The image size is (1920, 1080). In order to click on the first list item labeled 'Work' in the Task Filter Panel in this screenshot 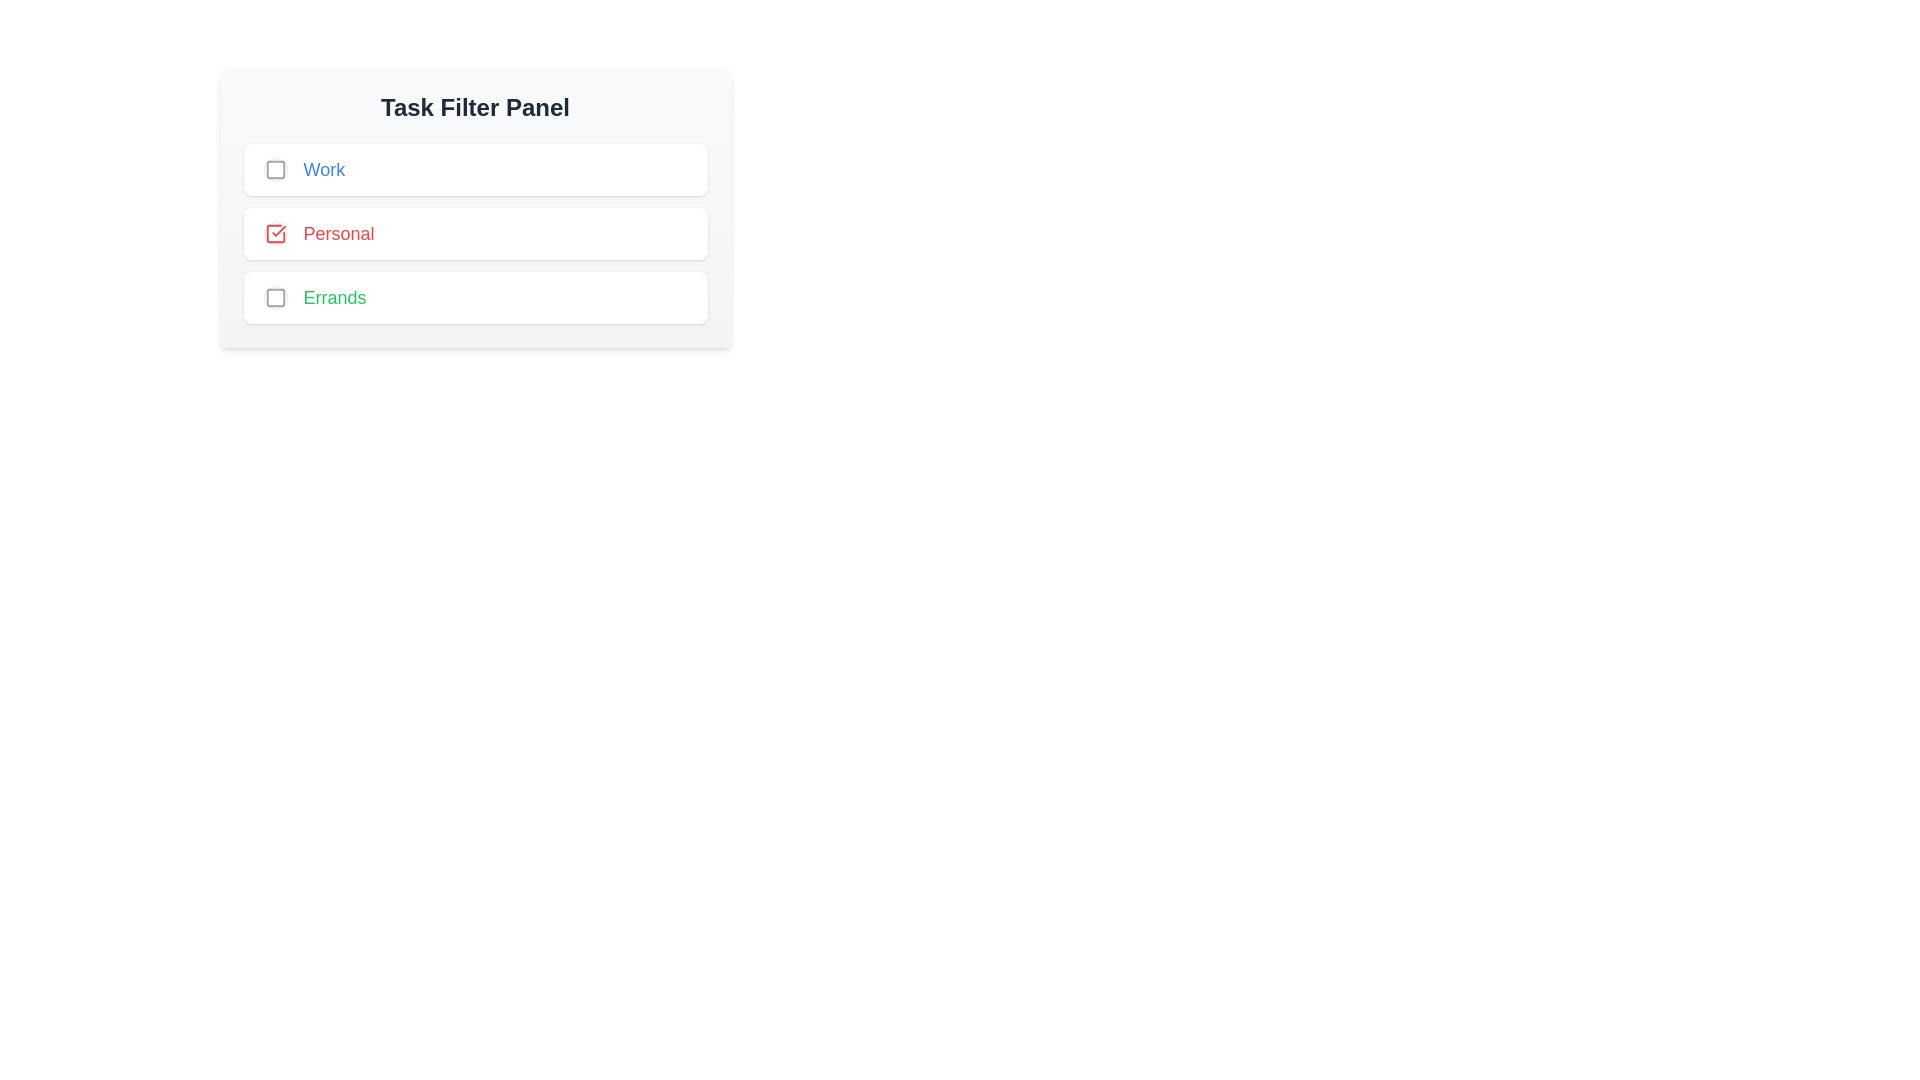, I will do `click(474, 168)`.